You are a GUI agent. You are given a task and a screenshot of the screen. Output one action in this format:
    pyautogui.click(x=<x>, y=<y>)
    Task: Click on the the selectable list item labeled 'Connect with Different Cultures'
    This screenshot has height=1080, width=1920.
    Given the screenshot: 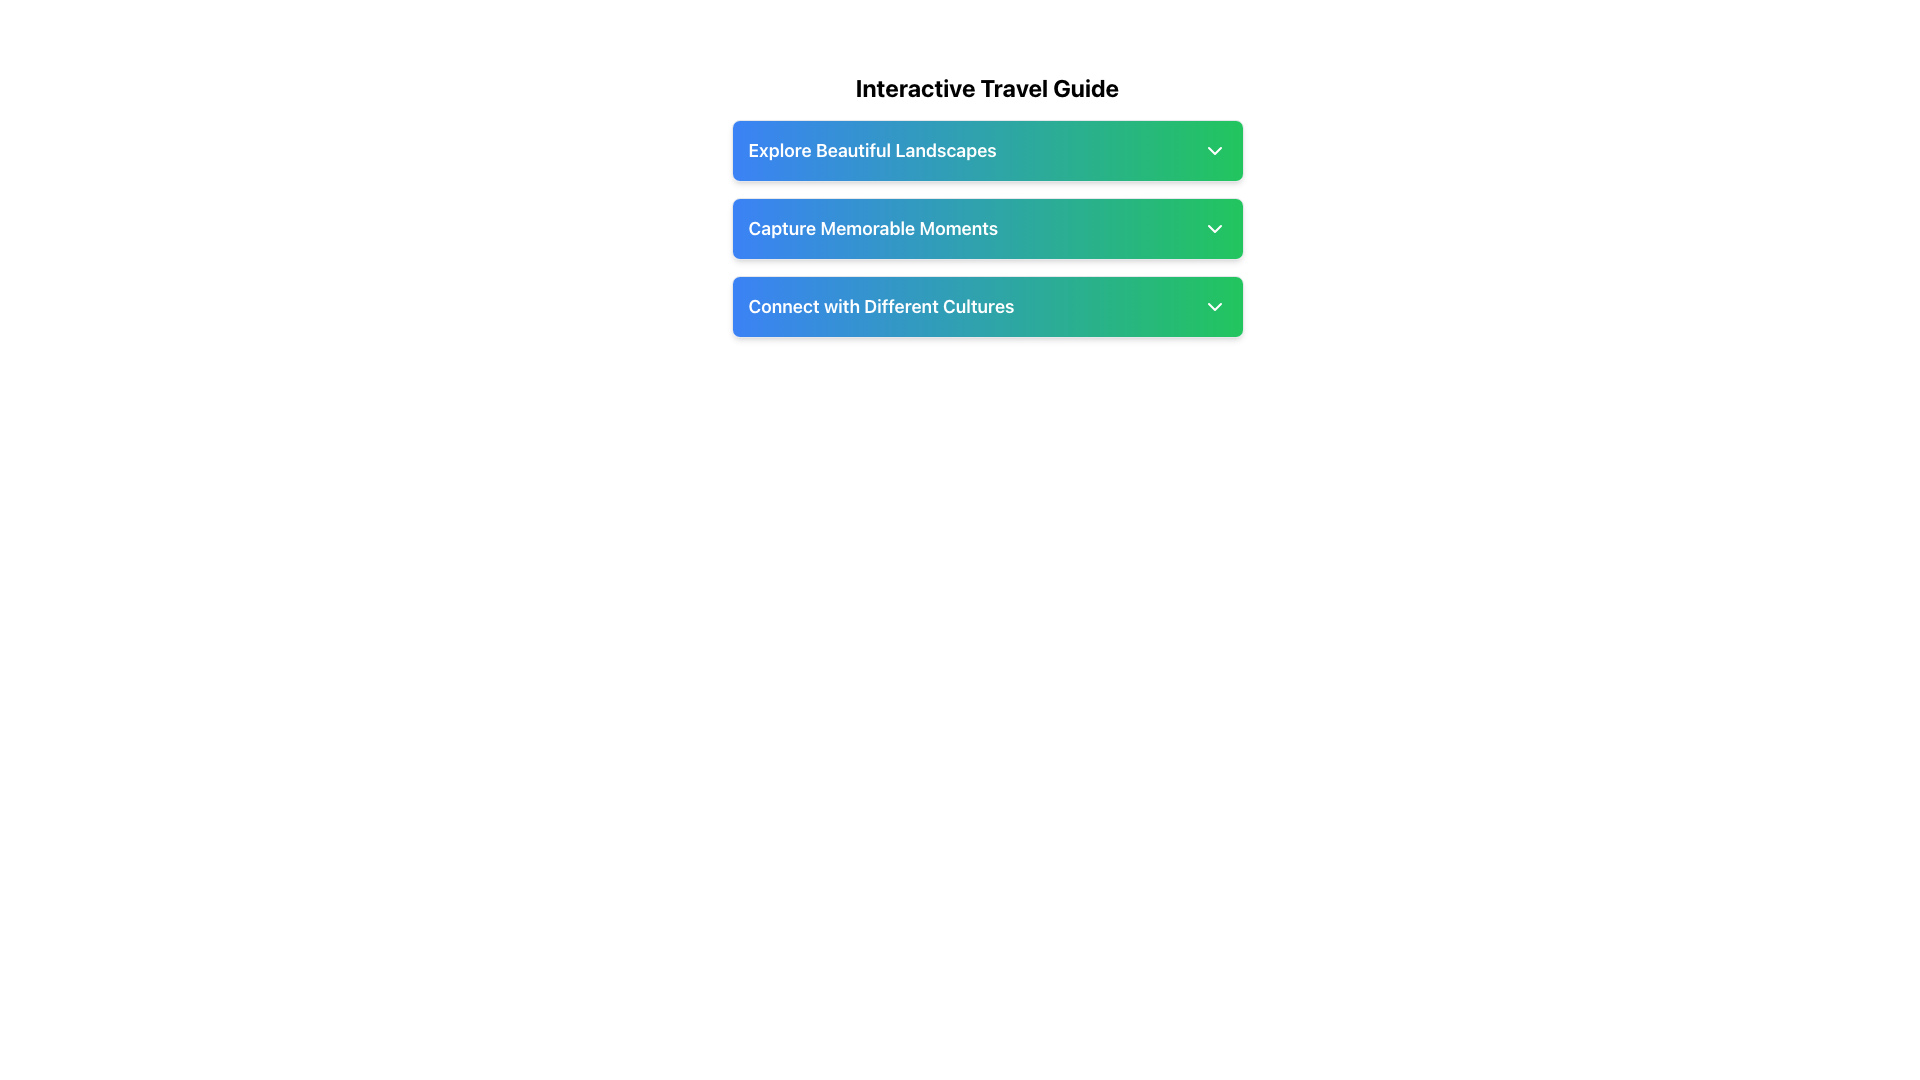 What is the action you would take?
    pyautogui.click(x=987, y=307)
    